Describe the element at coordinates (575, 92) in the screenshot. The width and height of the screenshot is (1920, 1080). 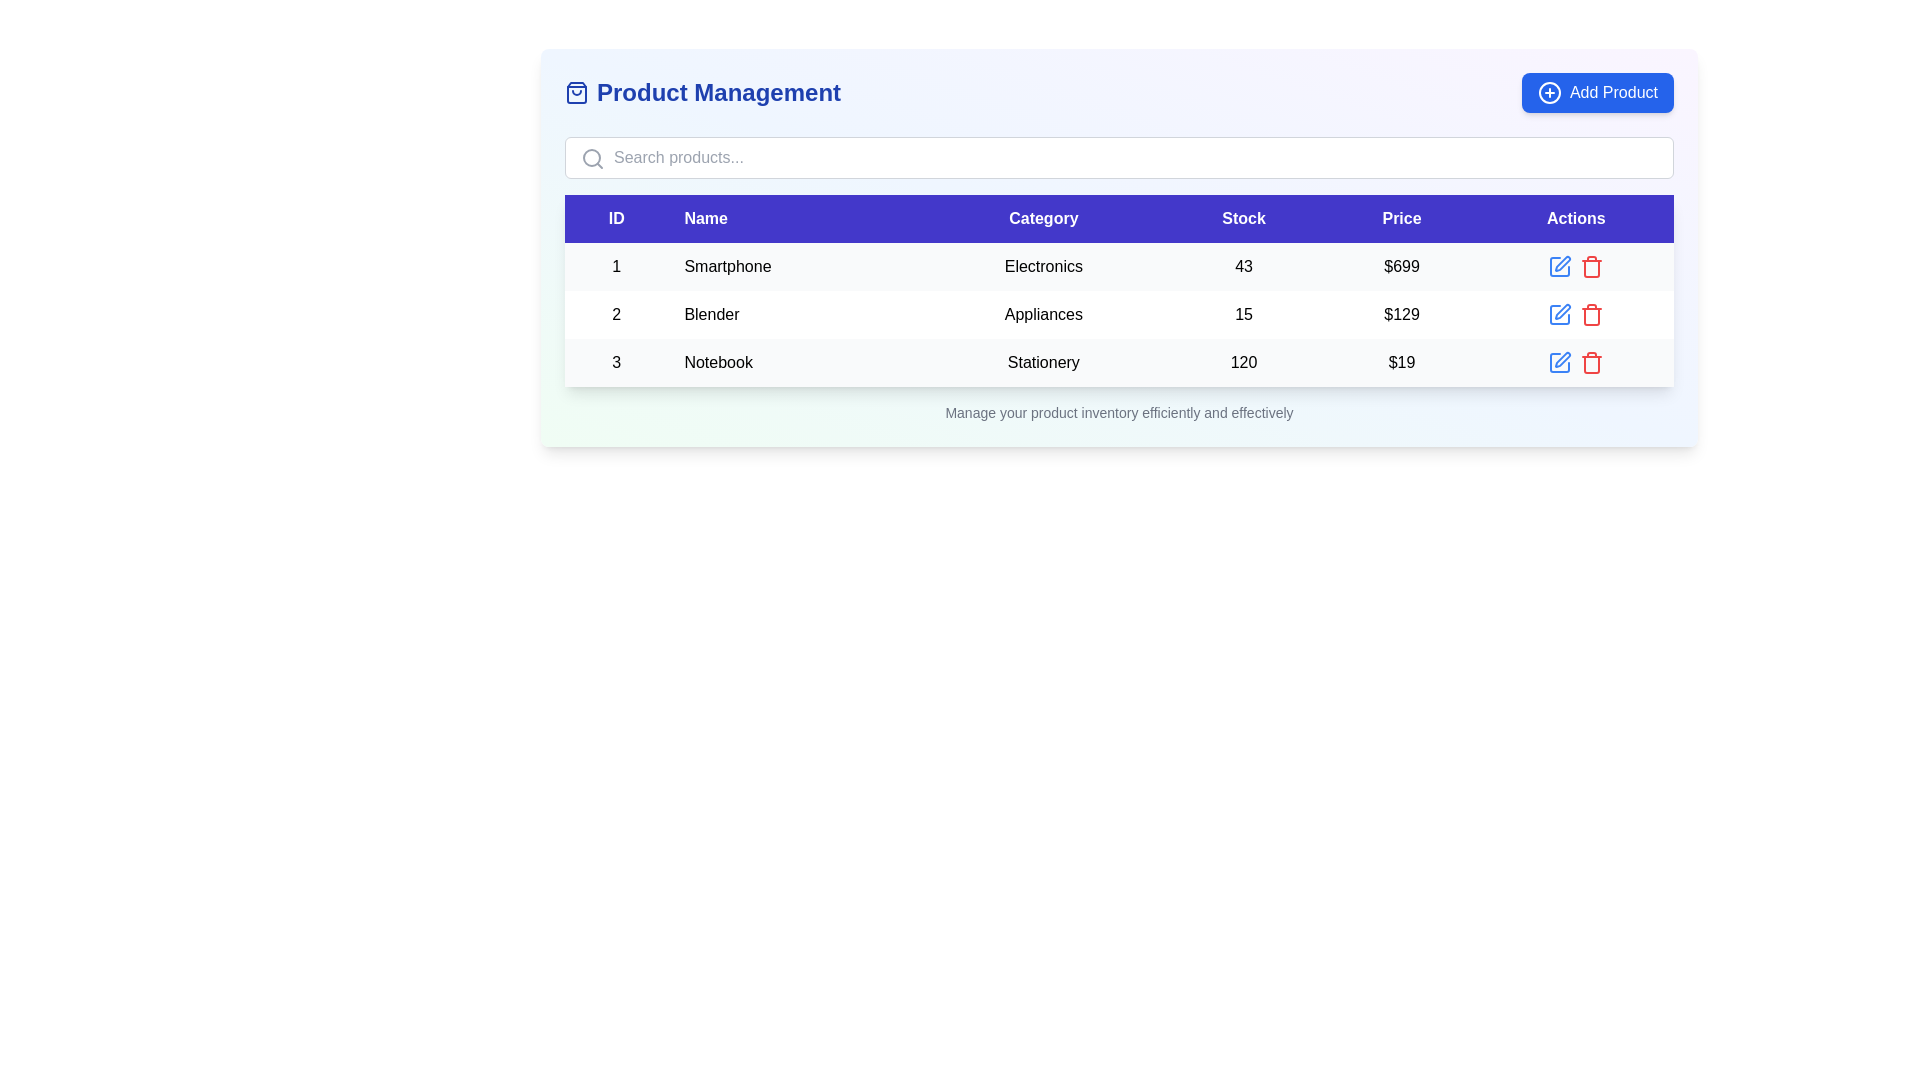
I see `the SVG icon representing product management, located to the left of the 'Product Management' text label in the top-left section of the interface` at that location.